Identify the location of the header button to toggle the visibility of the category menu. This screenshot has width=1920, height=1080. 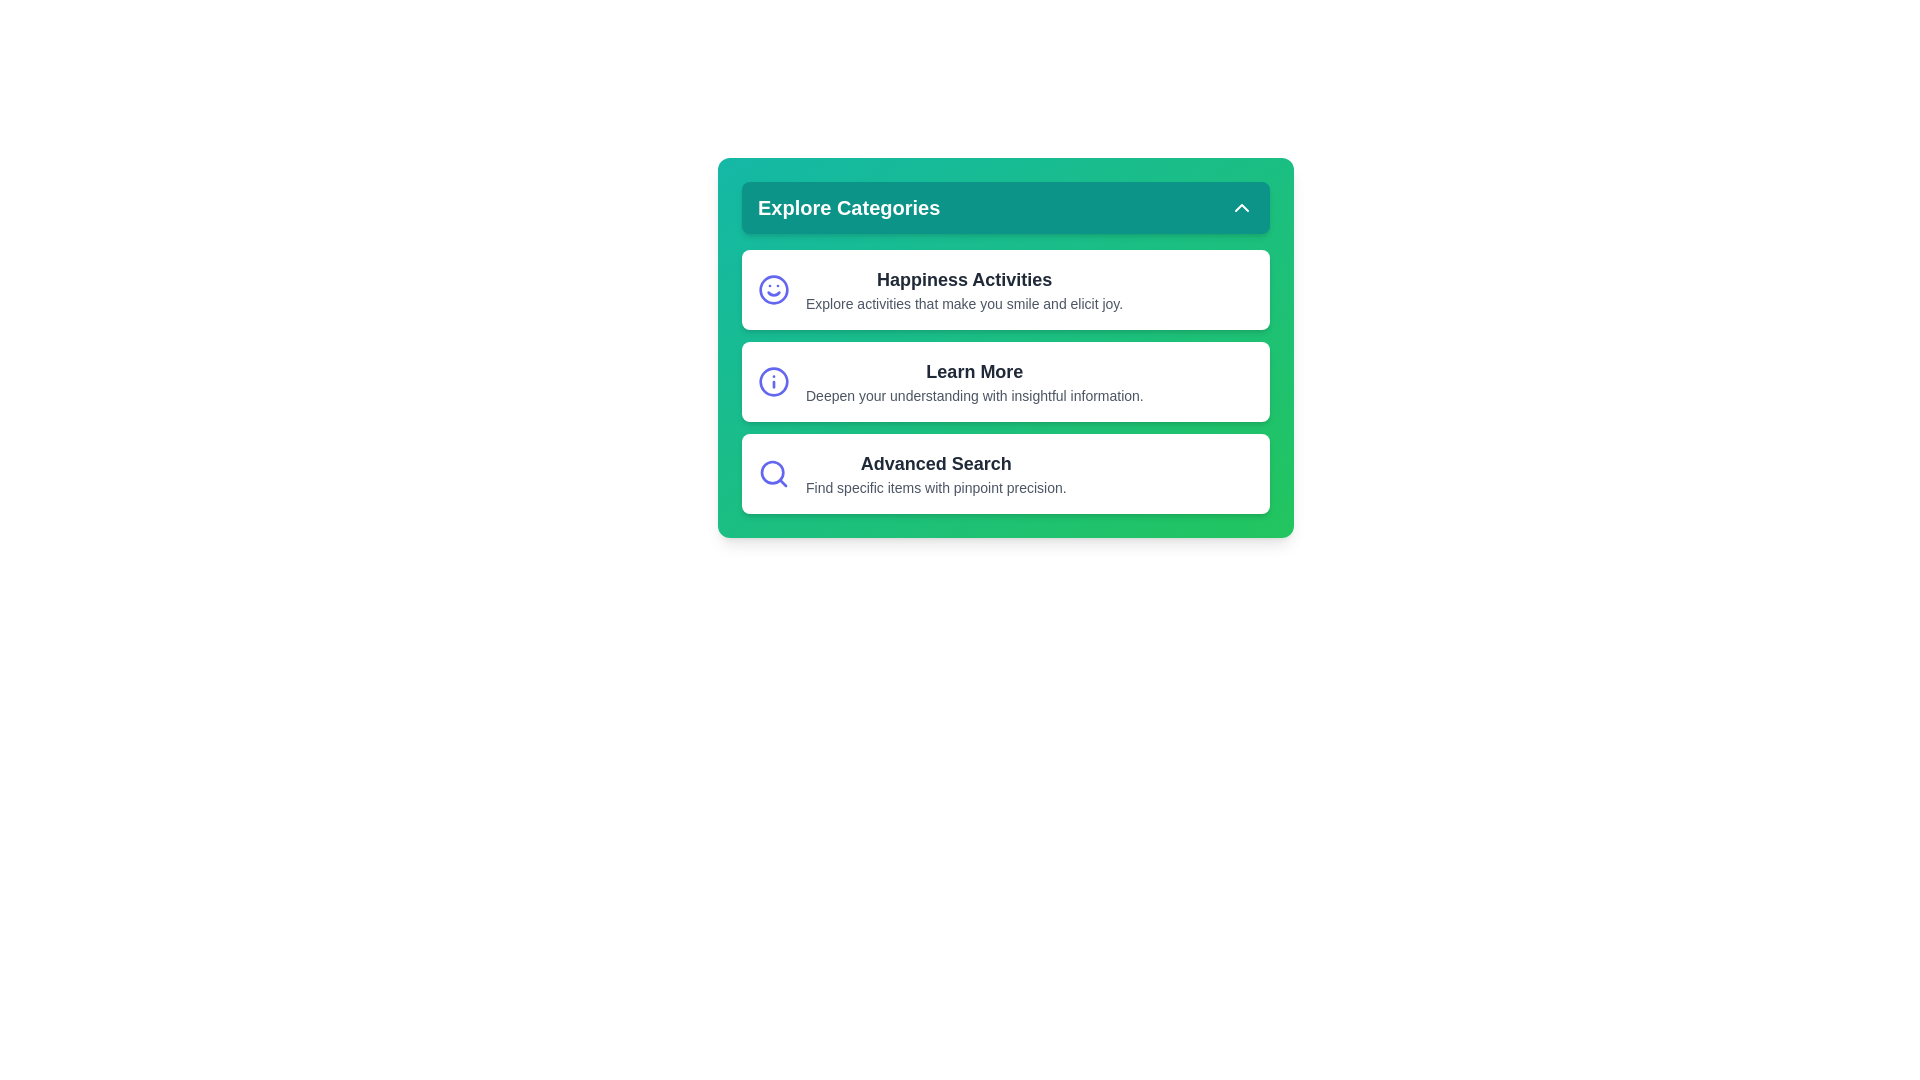
(1006, 208).